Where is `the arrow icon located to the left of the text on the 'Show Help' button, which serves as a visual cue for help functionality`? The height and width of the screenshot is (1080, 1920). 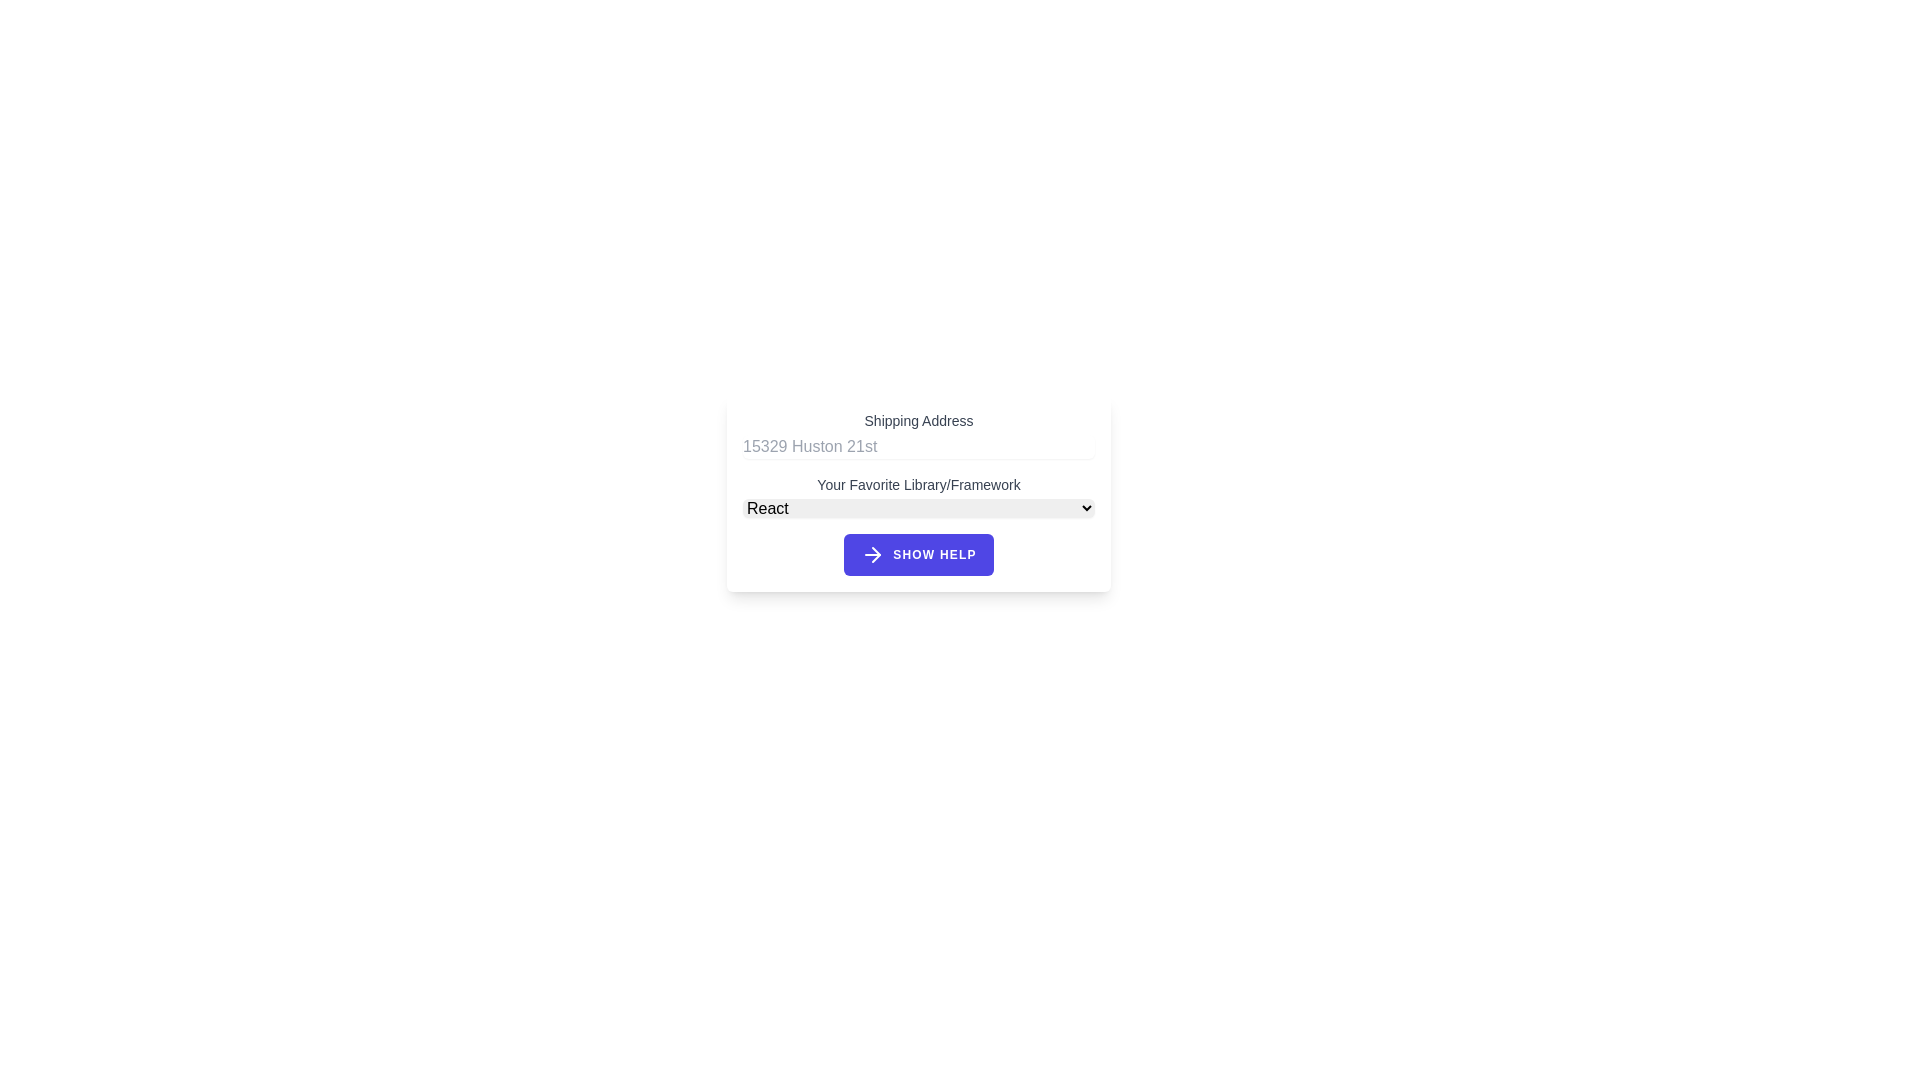
the arrow icon located to the left of the text on the 'Show Help' button, which serves as a visual cue for help functionality is located at coordinates (873, 555).